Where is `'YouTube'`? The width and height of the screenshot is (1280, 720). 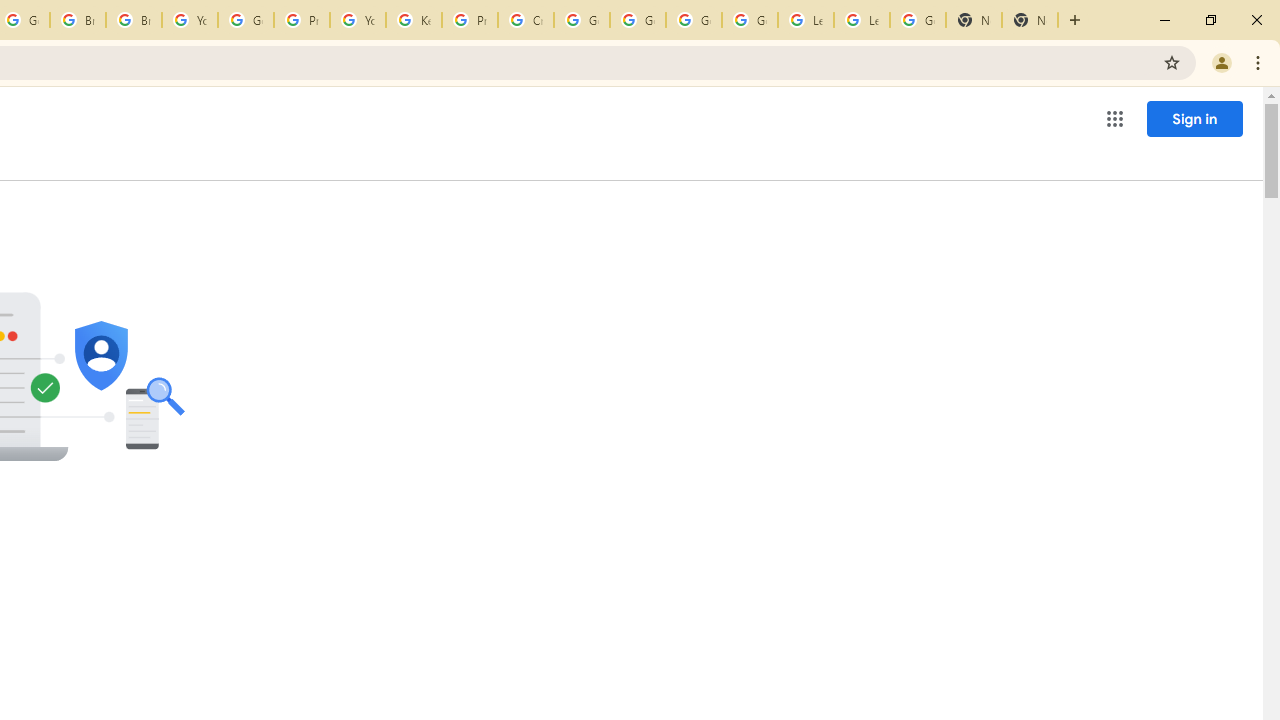 'YouTube' is located at coordinates (358, 20).